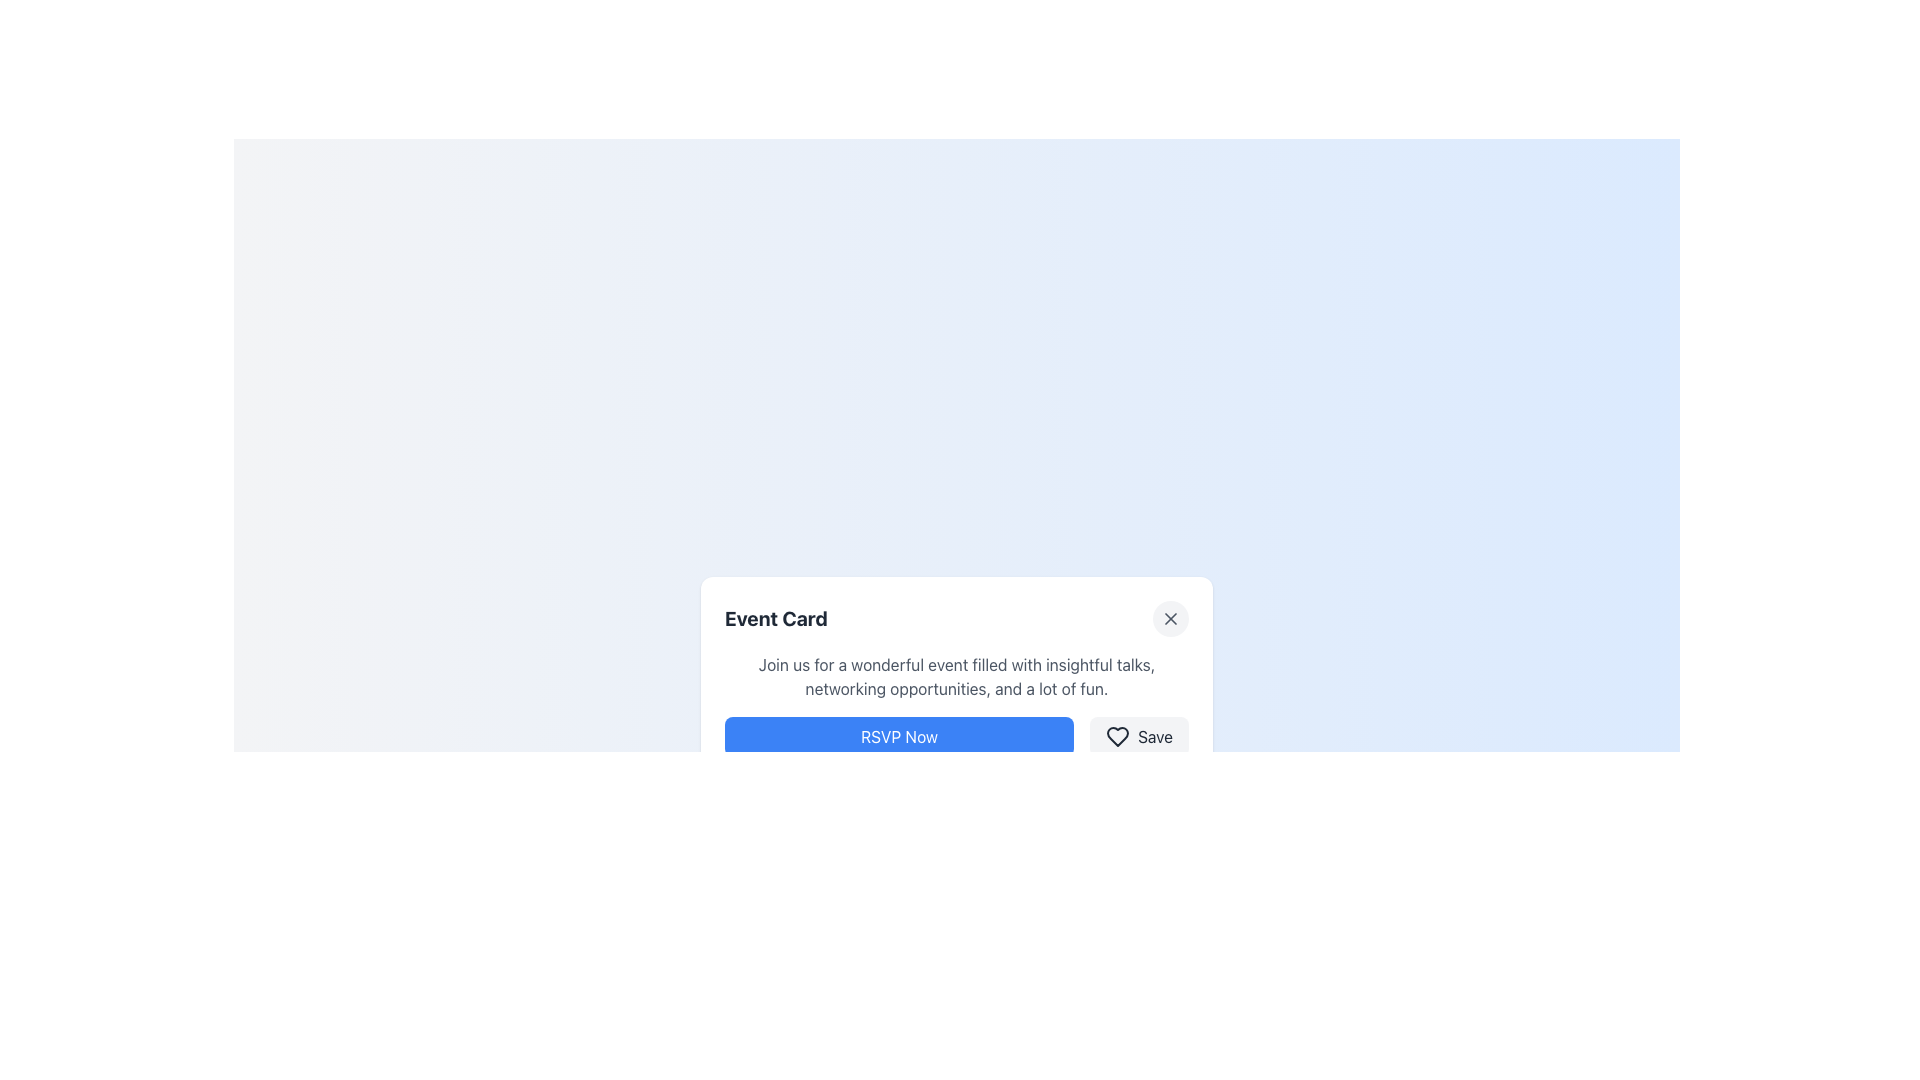 The image size is (1920, 1080). What do you see at coordinates (1171, 617) in the screenshot?
I see `the close button icon located in the top-right corner of the card` at bounding box center [1171, 617].